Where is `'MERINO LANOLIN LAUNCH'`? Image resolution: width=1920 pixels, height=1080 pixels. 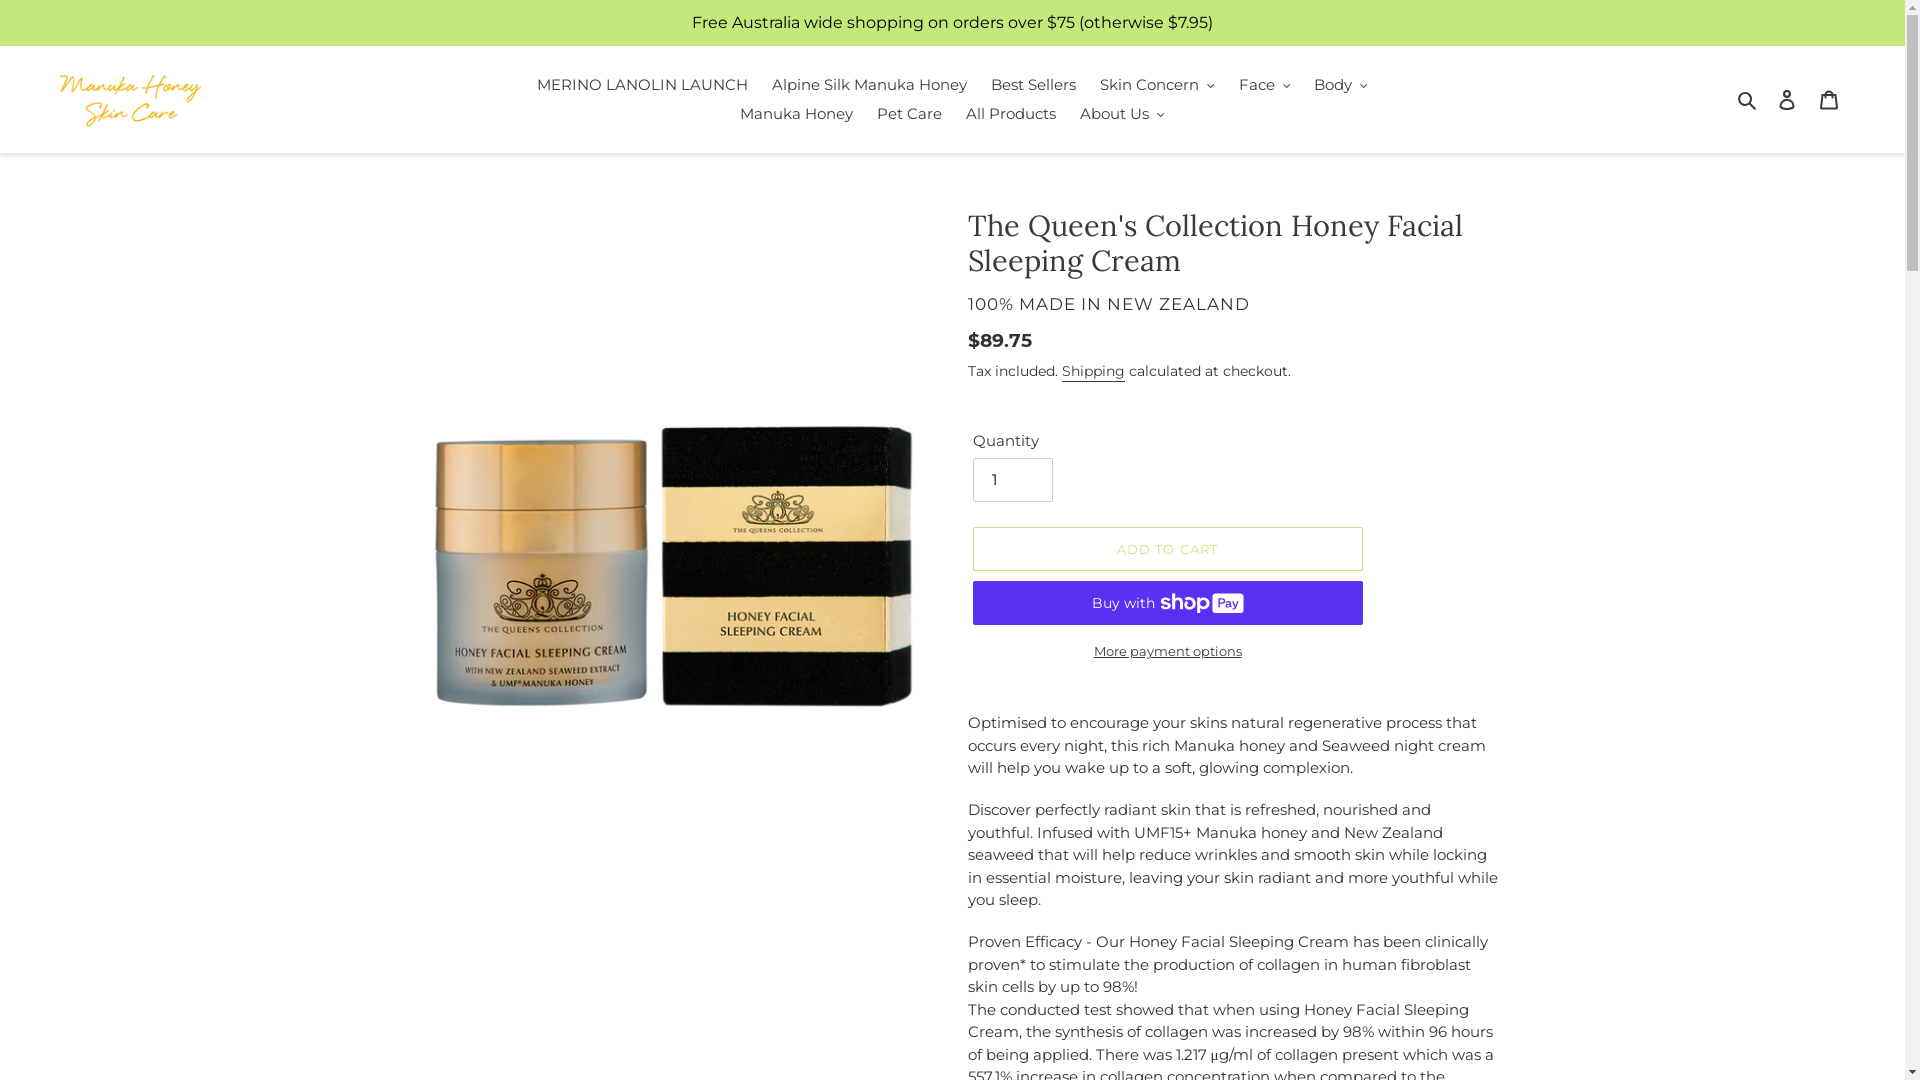
'MERINO LANOLIN LAUNCH' is located at coordinates (642, 84).